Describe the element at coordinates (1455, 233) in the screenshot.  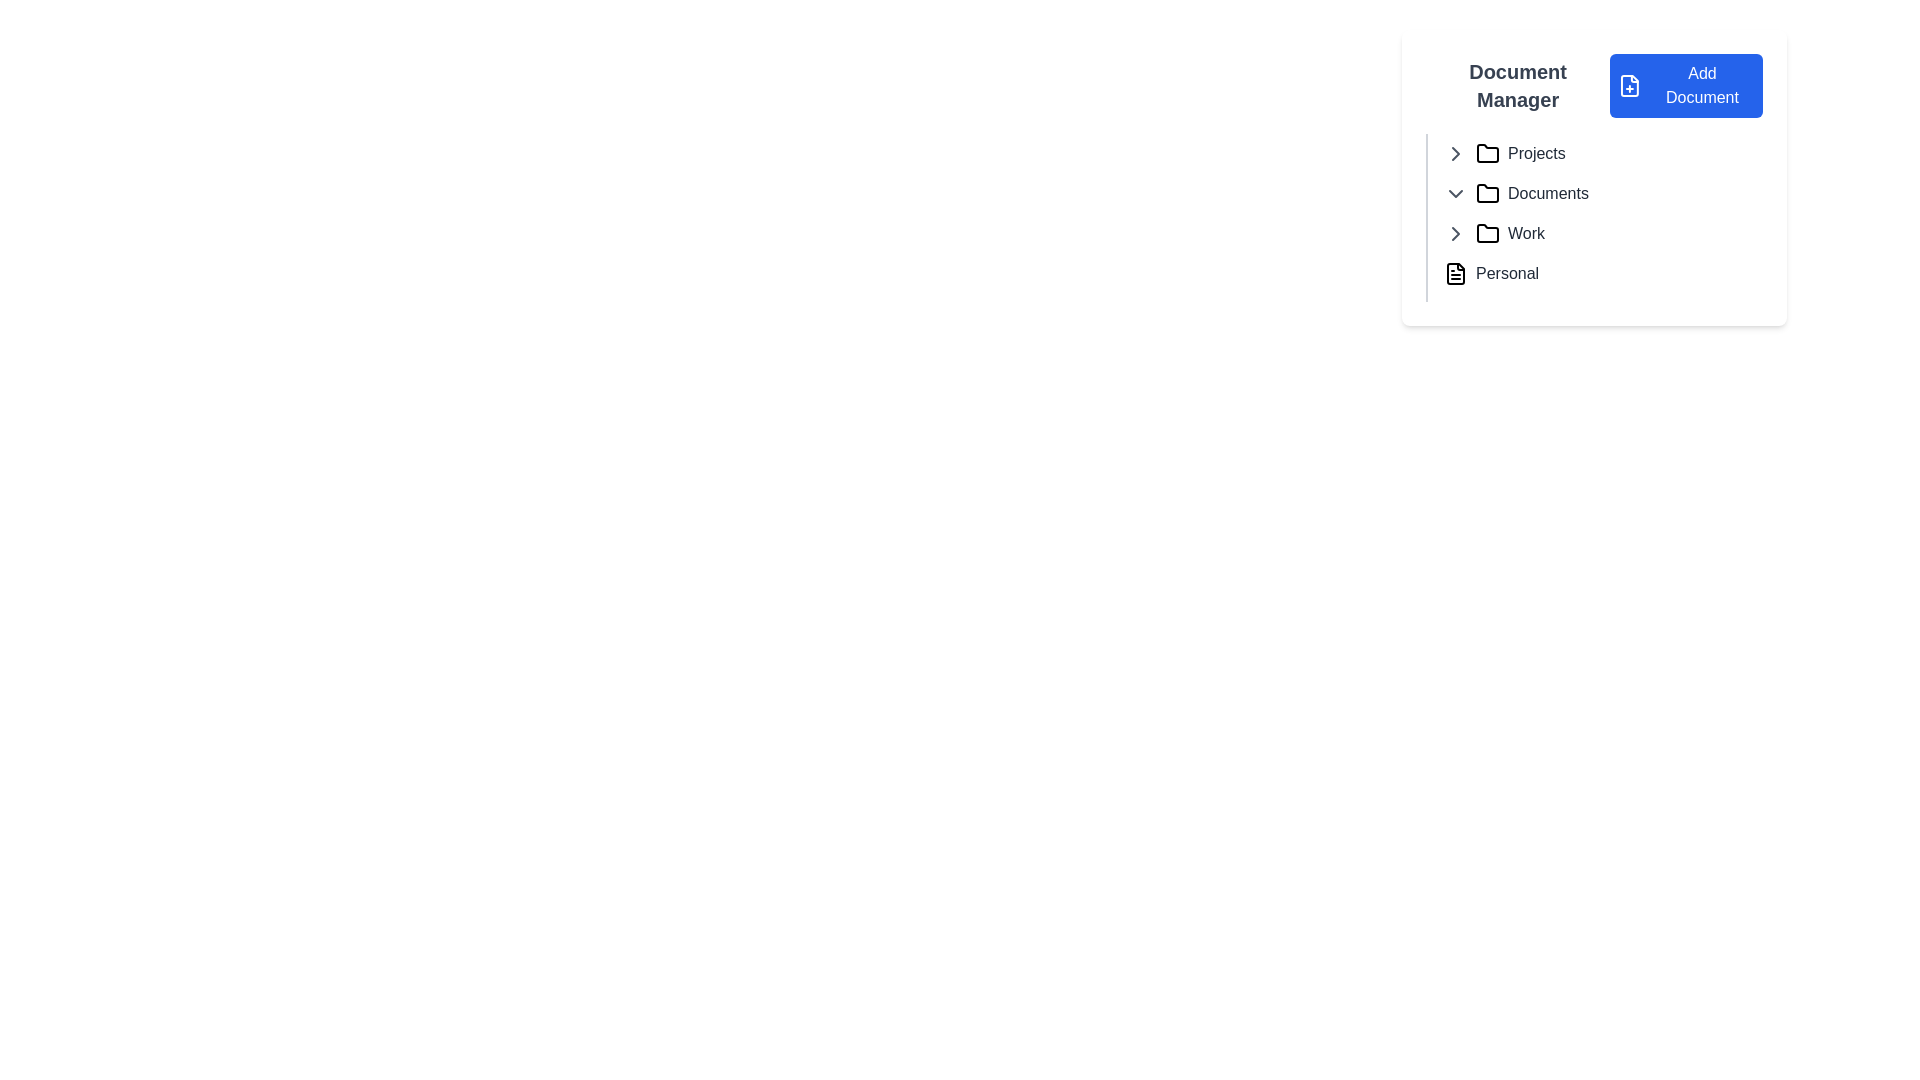
I see `the rightward-pointing chevron icon located on the right side of the 'Documents' menu to trigger a tooltip or visual response` at that location.